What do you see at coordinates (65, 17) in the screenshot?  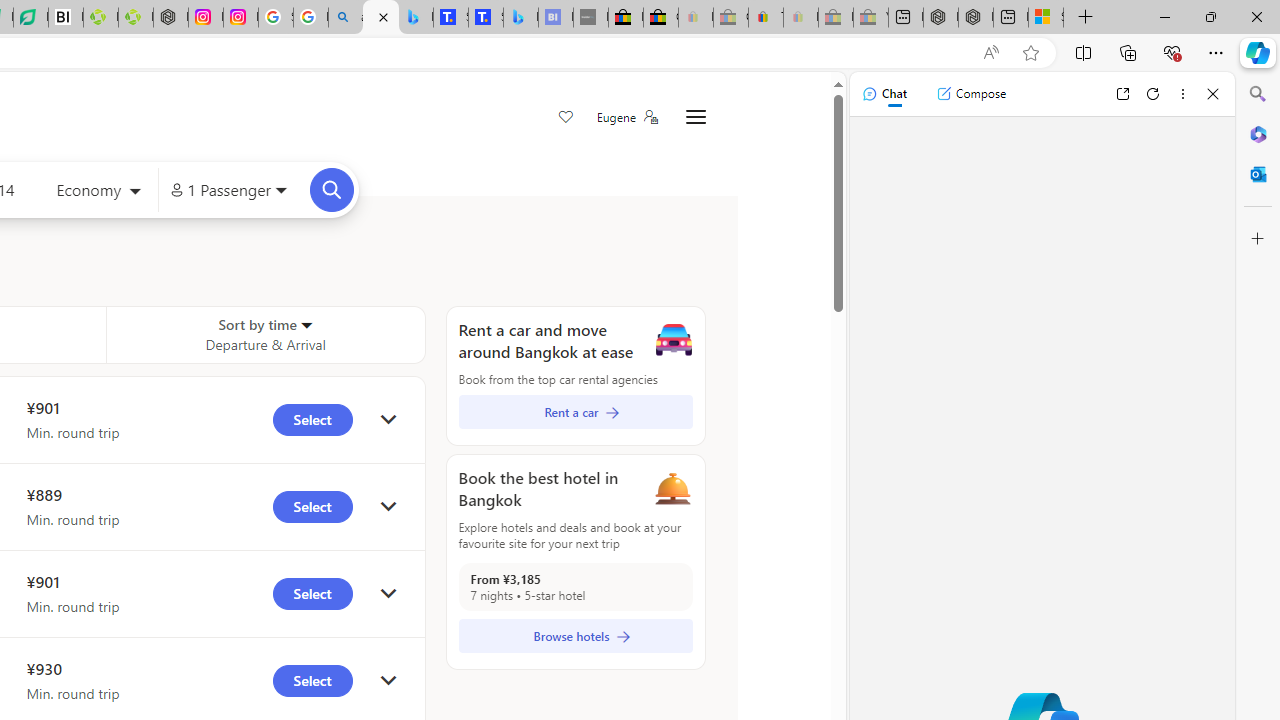 I see `'Nvidia va a poner a prueba la paciencia de los inversores'` at bounding box center [65, 17].